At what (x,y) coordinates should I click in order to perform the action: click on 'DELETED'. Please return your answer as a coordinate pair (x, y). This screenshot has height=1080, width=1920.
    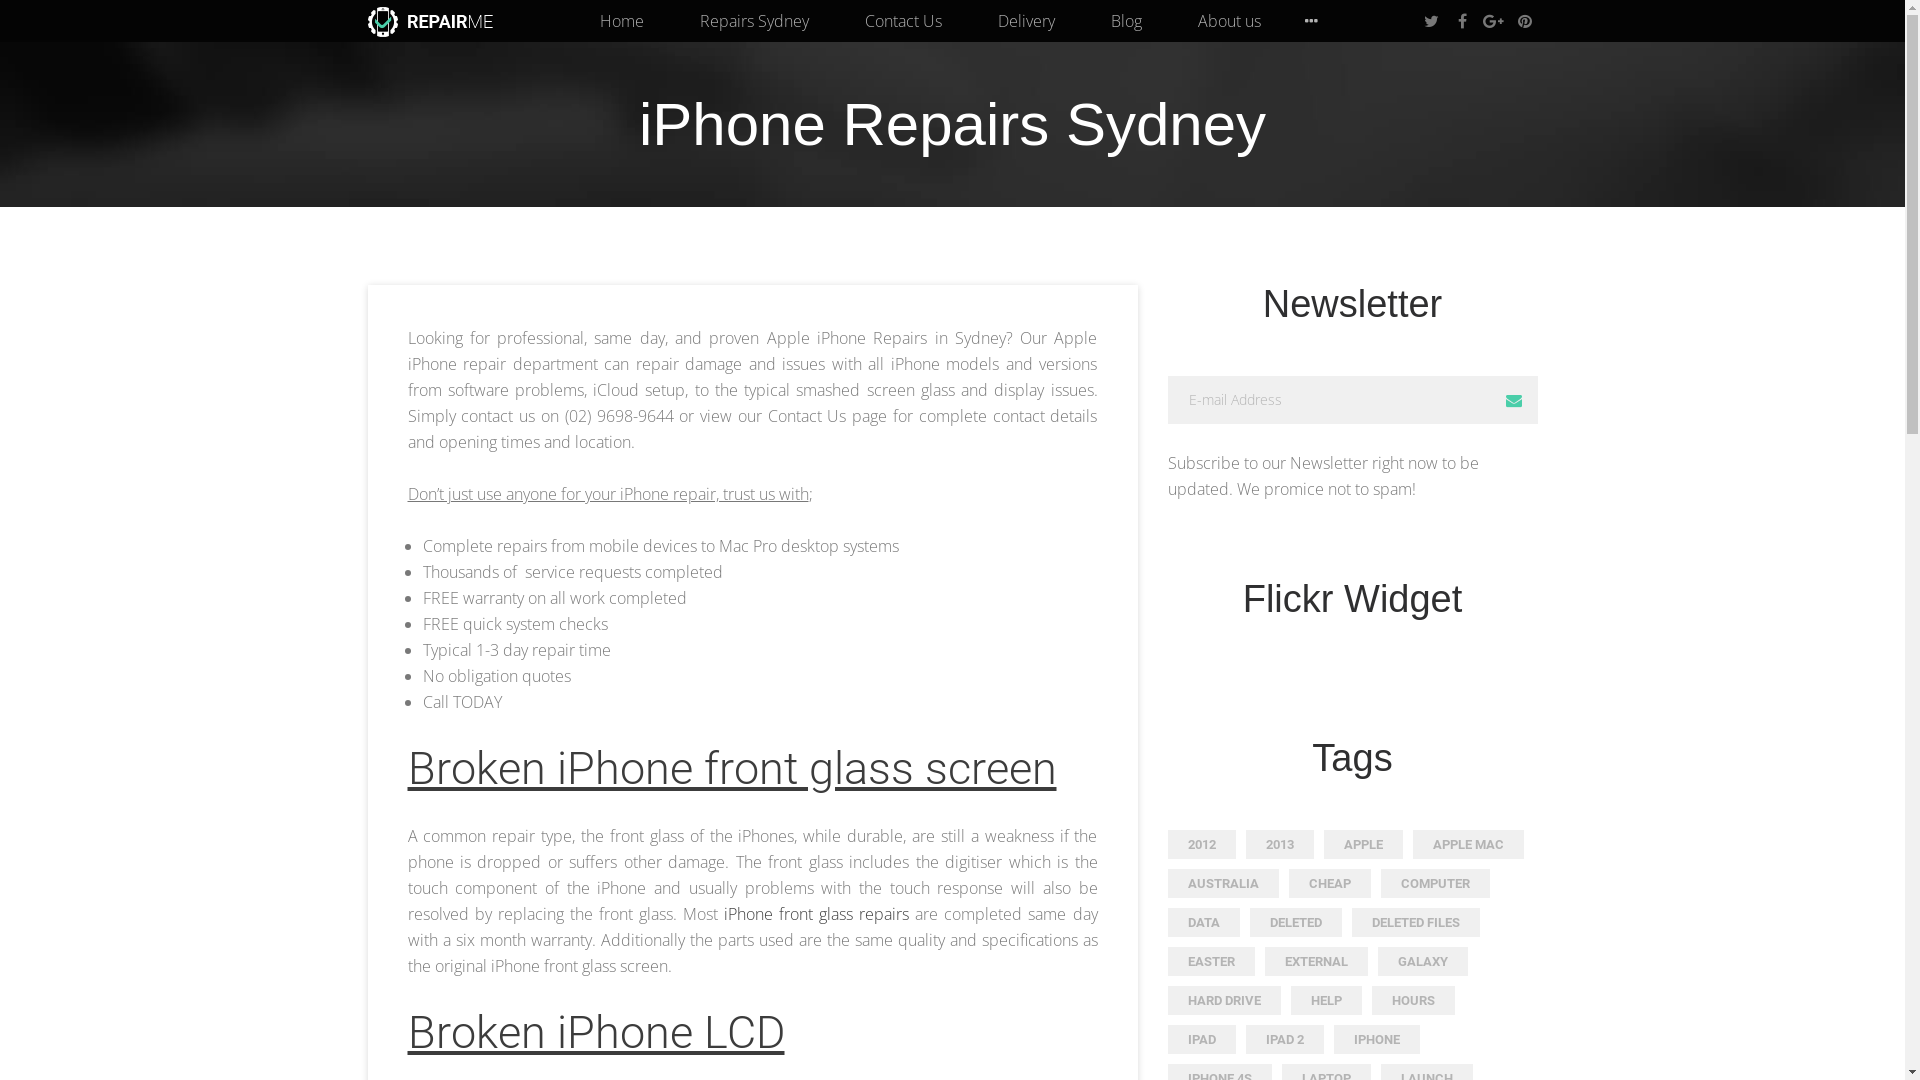
    Looking at the image, I should click on (1296, 922).